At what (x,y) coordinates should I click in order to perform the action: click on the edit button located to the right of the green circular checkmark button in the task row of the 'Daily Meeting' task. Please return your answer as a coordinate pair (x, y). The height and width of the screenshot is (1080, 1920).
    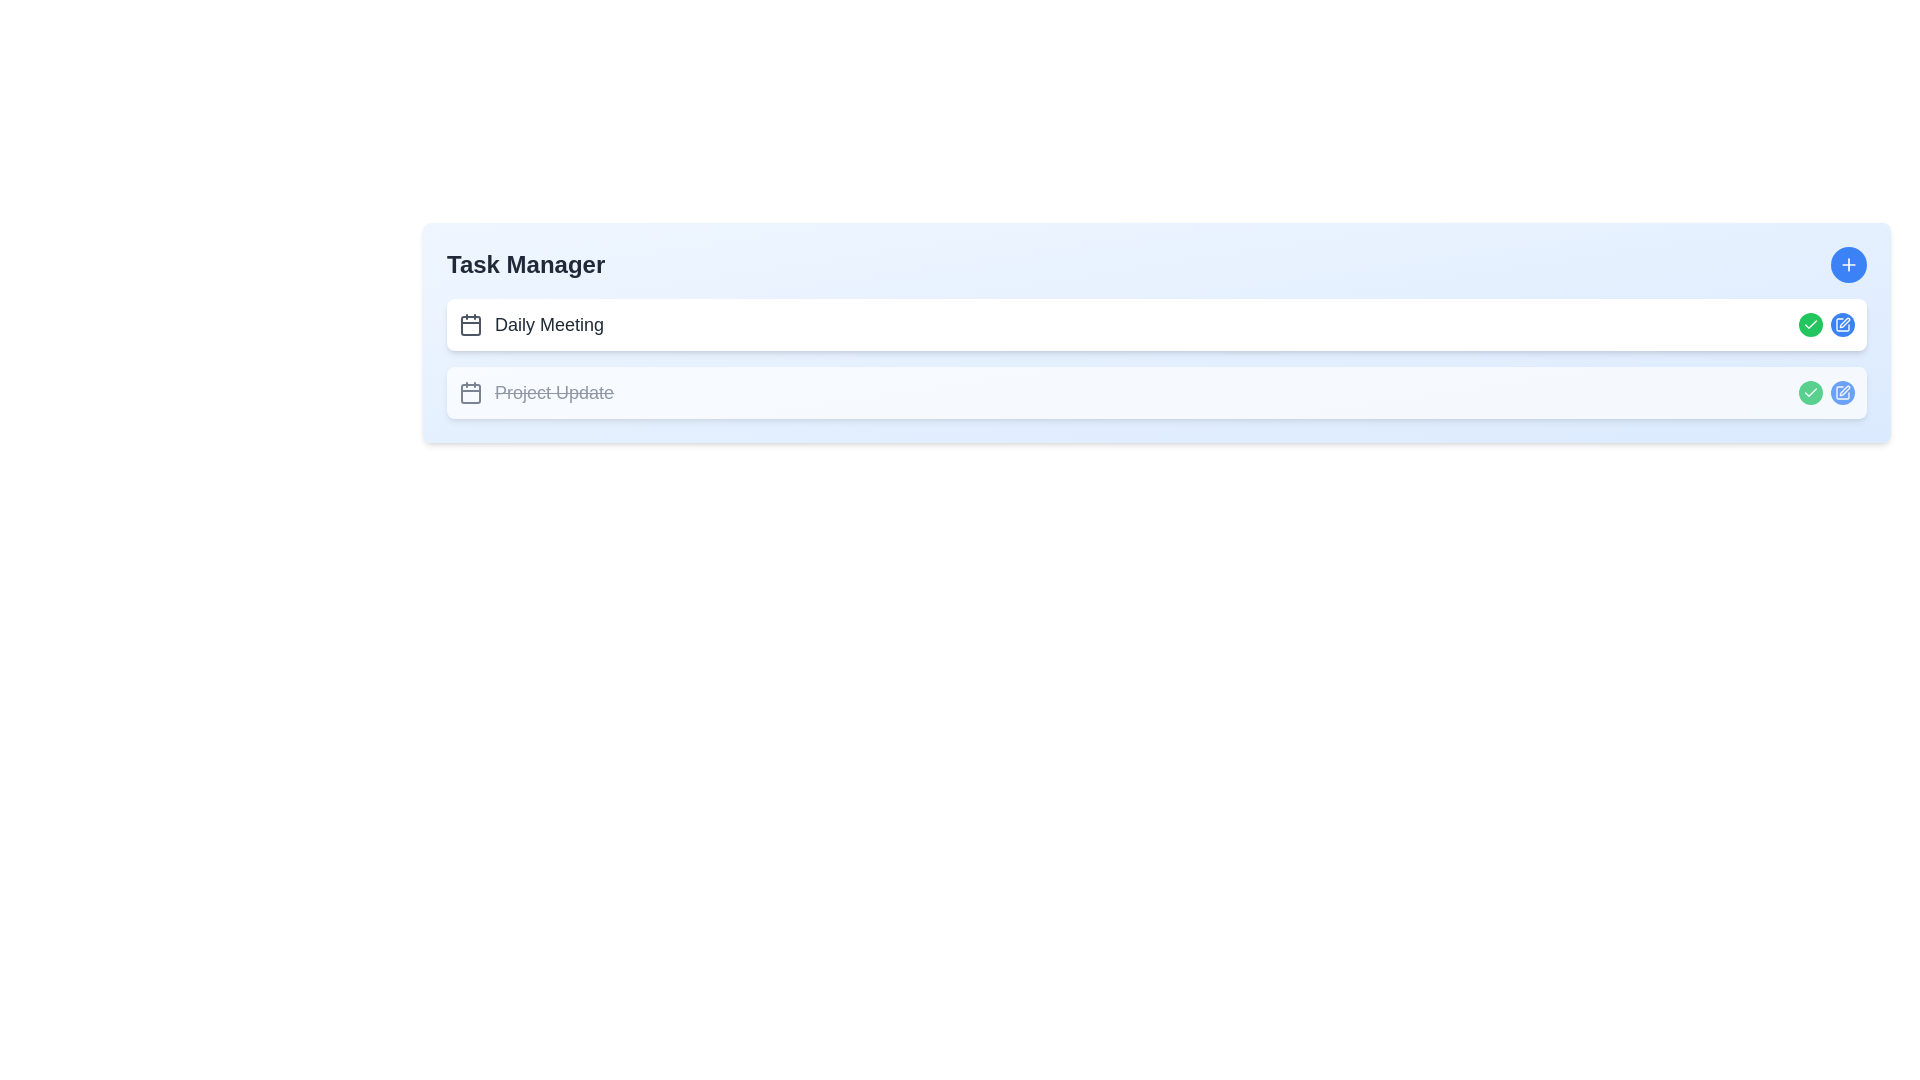
    Looking at the image, I should click on (1842, 323).